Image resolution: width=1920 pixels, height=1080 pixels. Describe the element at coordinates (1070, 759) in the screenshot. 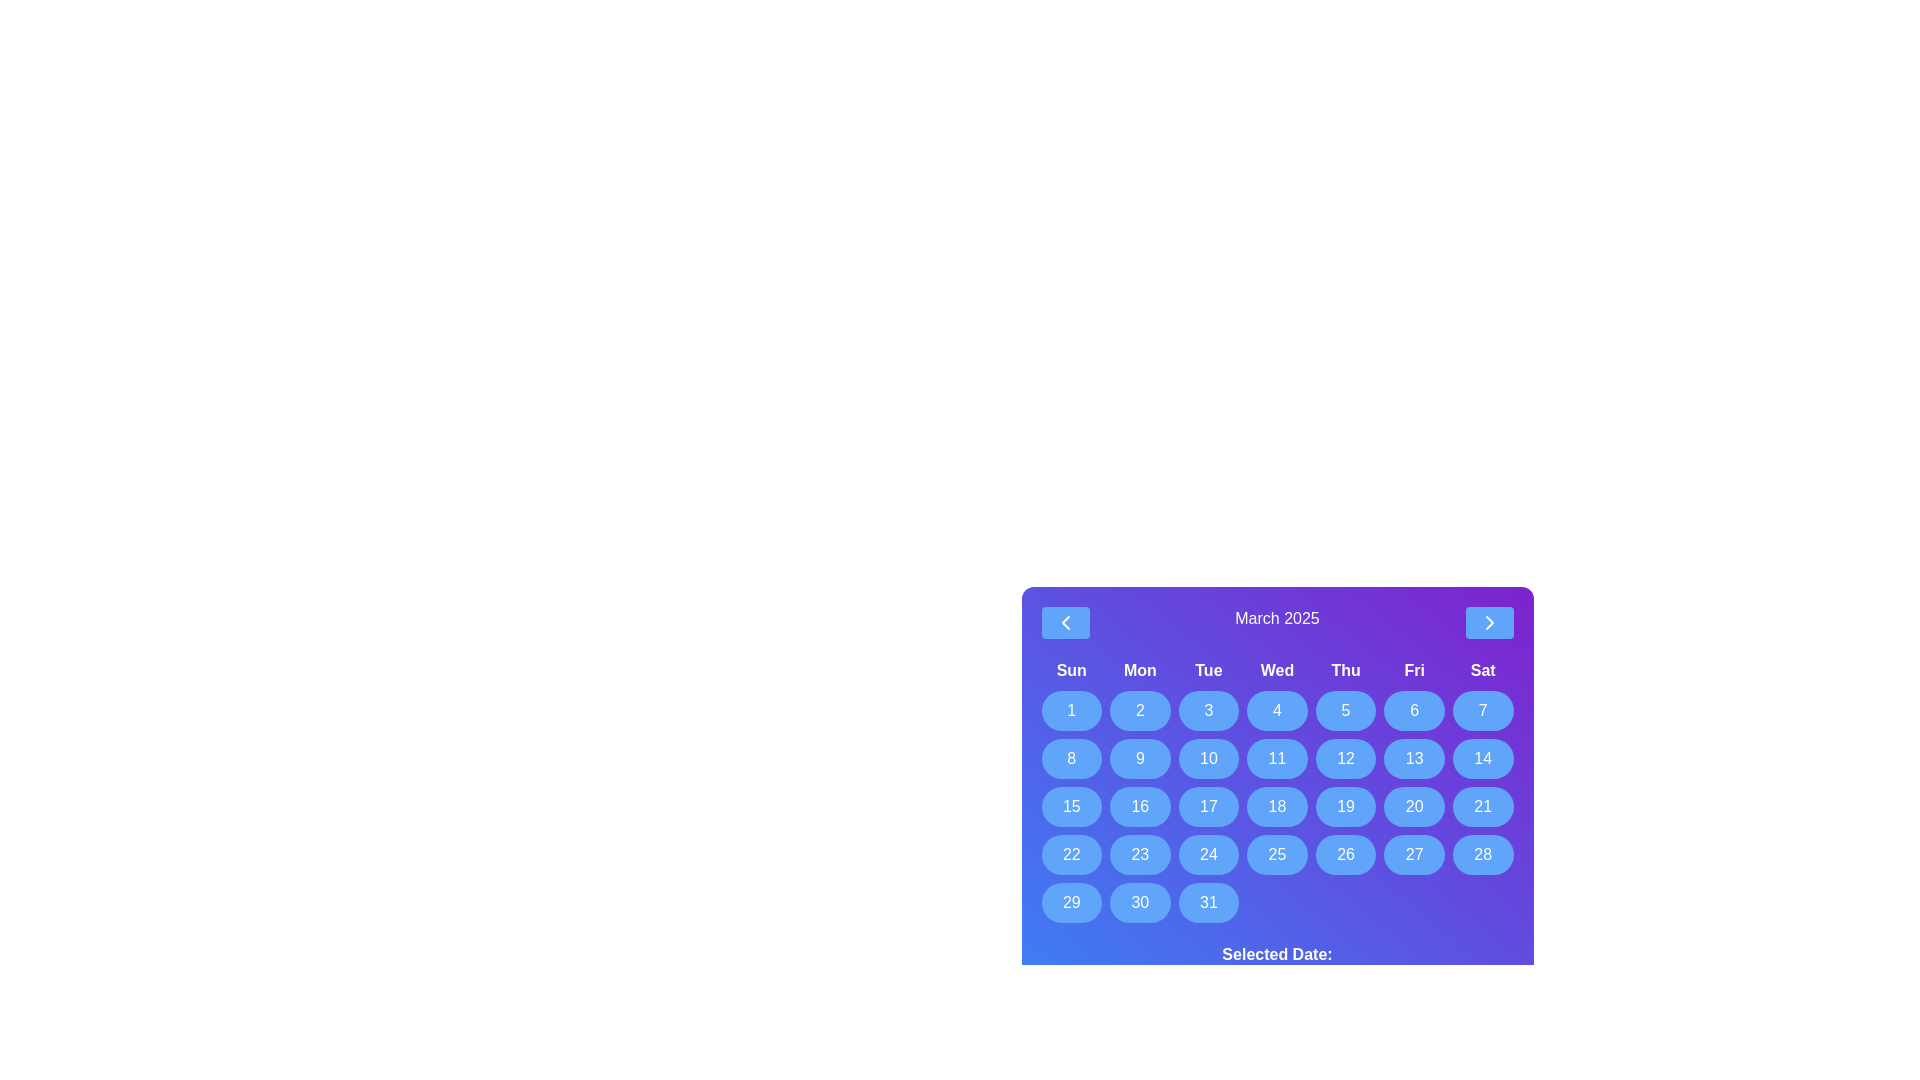

I see `the button representing a specific day of the month in the calendar grid located in the second row and first column, directly below the 'Sun' header label` at that location.